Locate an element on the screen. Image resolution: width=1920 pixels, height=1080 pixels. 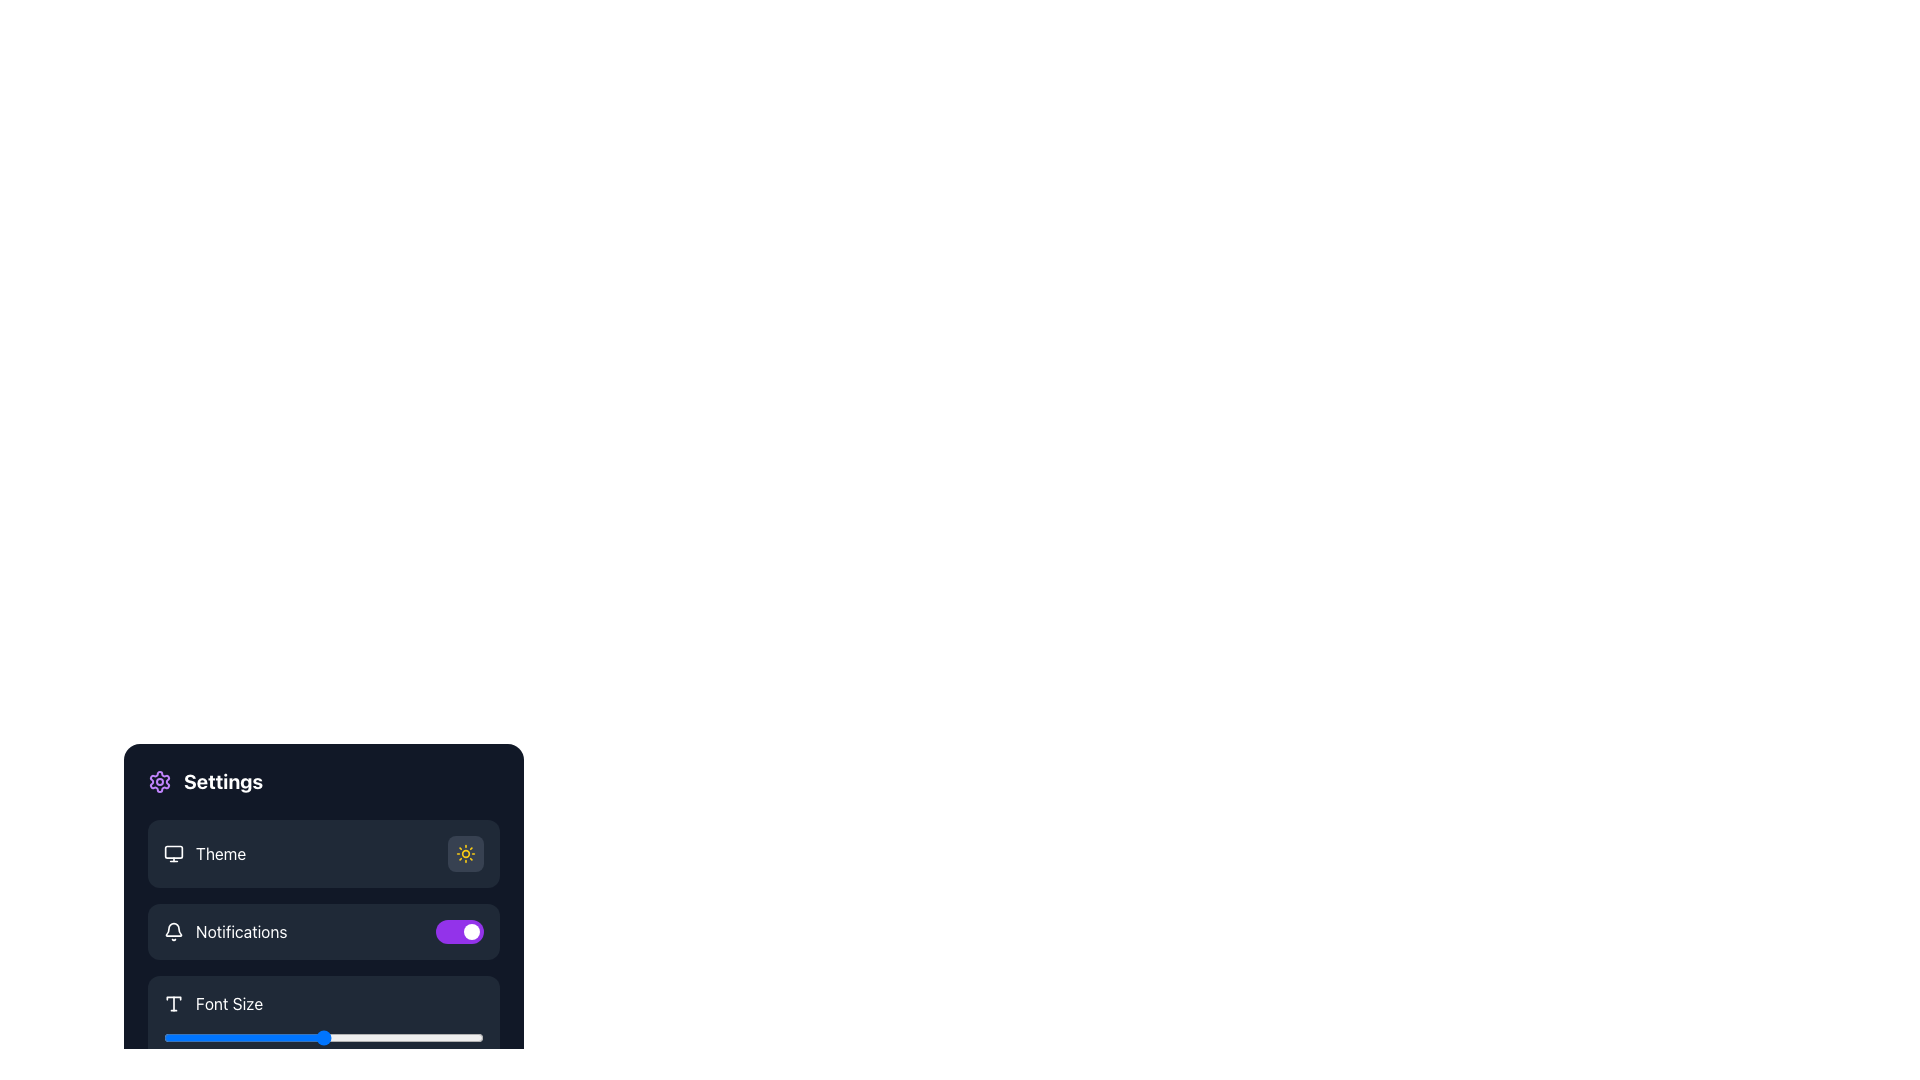
or read the text of the 'Notifications' label with icon, which indicates the purpose of associated controls or information is located at coordinates (225, 932).